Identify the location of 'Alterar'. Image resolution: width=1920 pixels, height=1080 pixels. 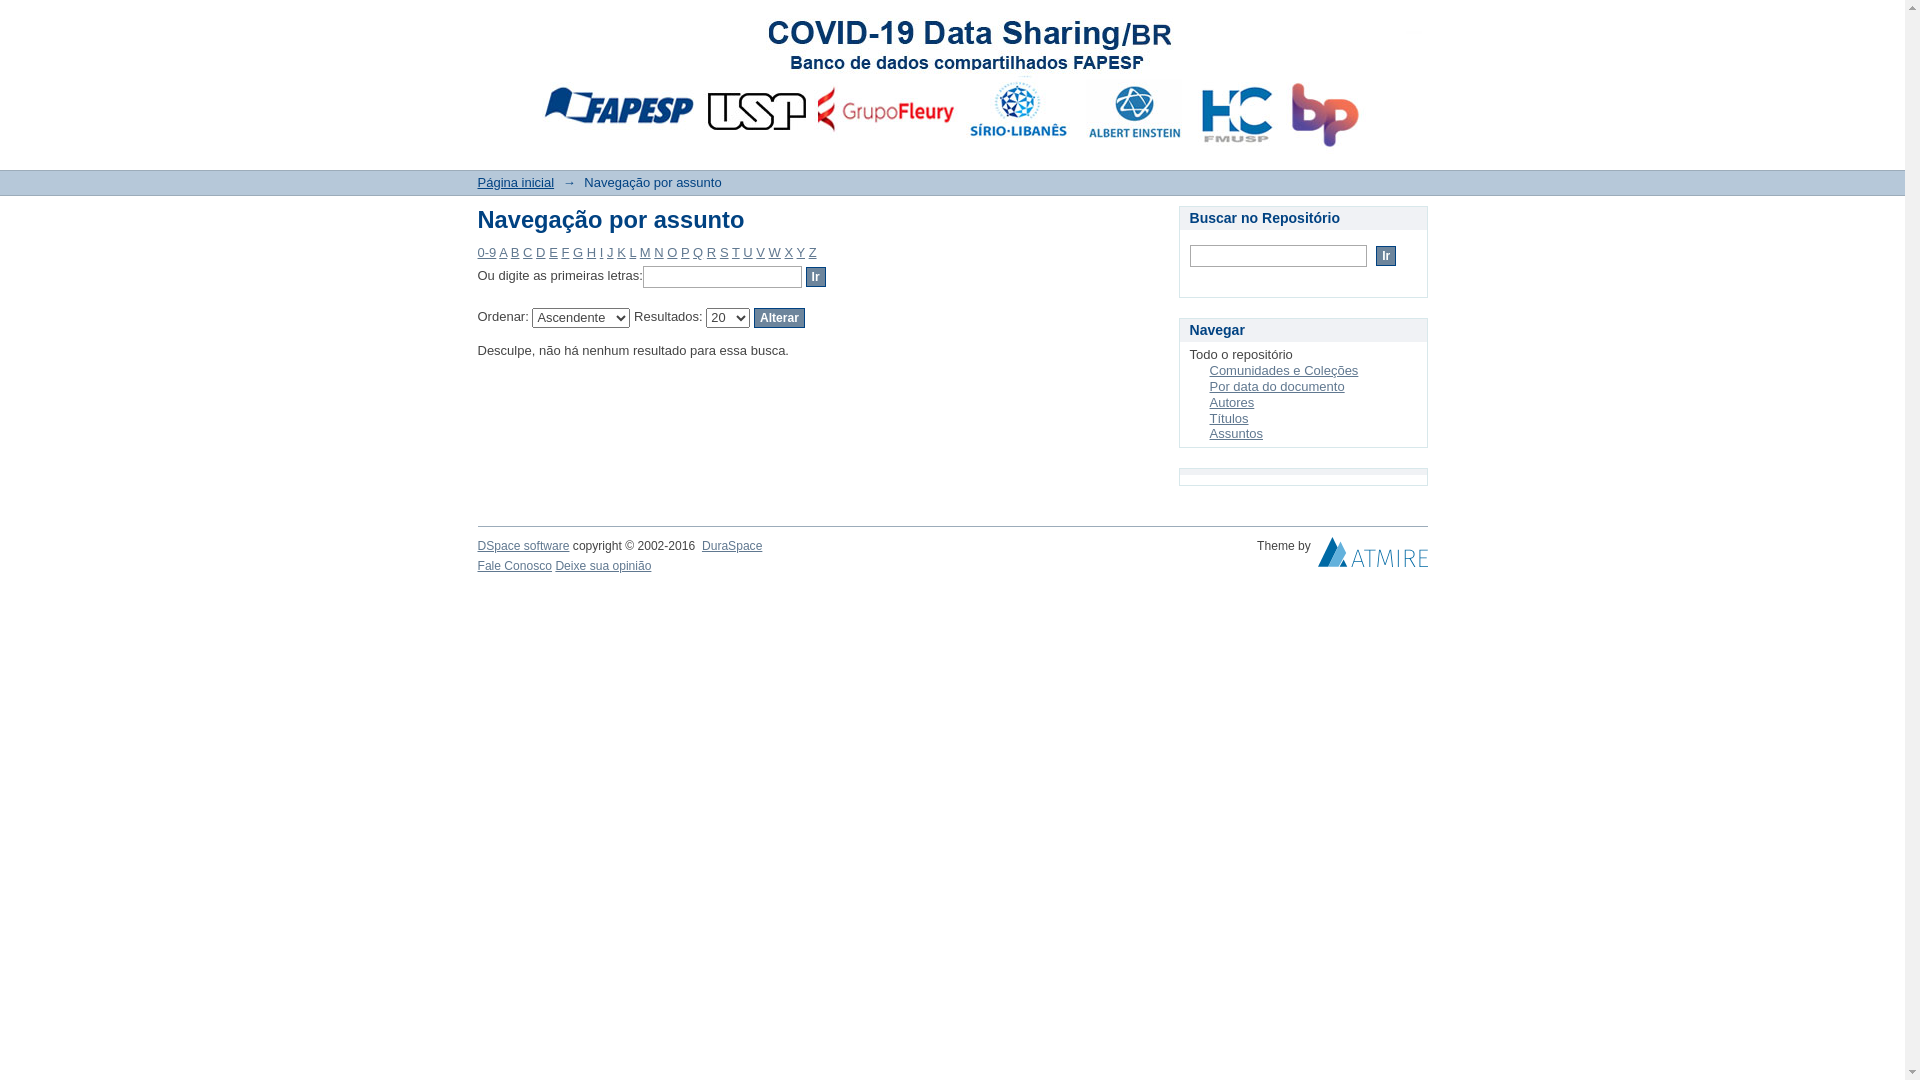
(778, 316).